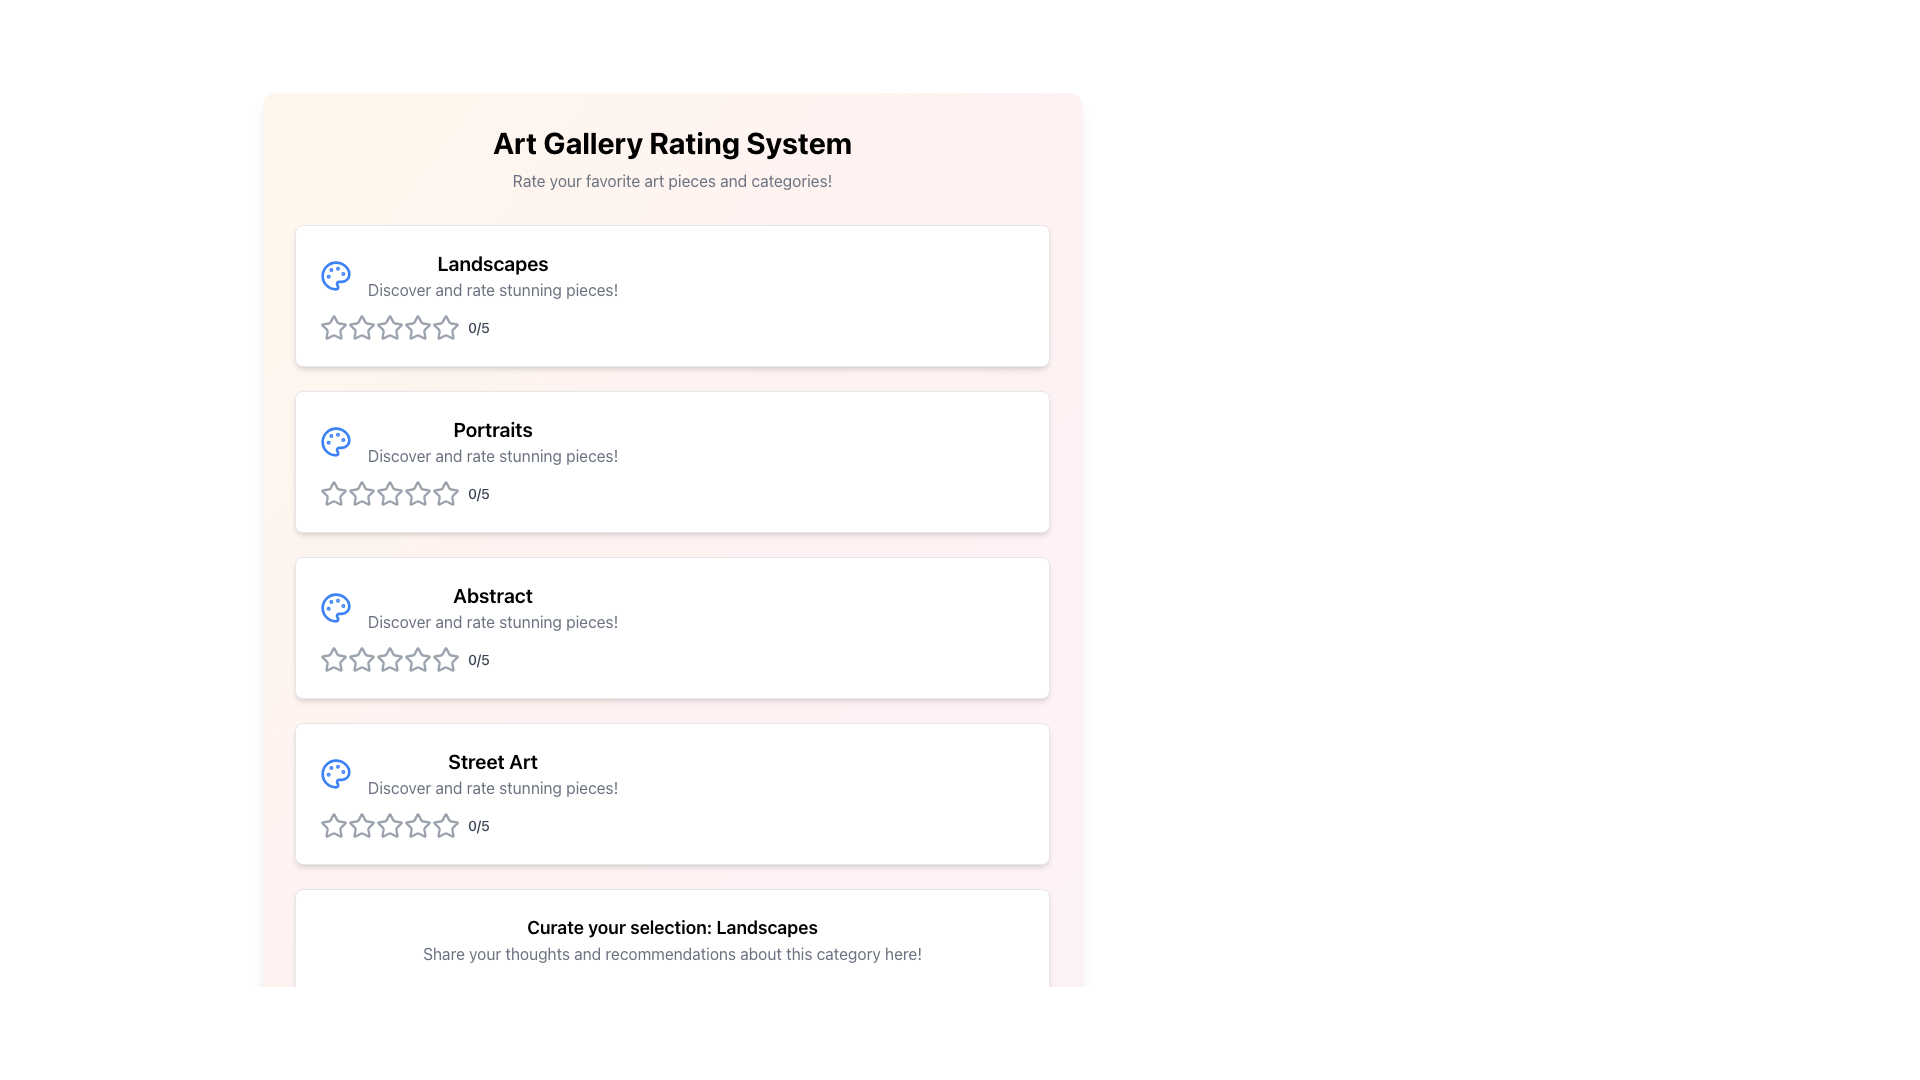 This screenshot has width=1920, height=1080. Describe the element at coordinates (361, 326) in the screenshot. I see `the second hollow star icon in the rating section of the 'Landscapes' category` at that location.